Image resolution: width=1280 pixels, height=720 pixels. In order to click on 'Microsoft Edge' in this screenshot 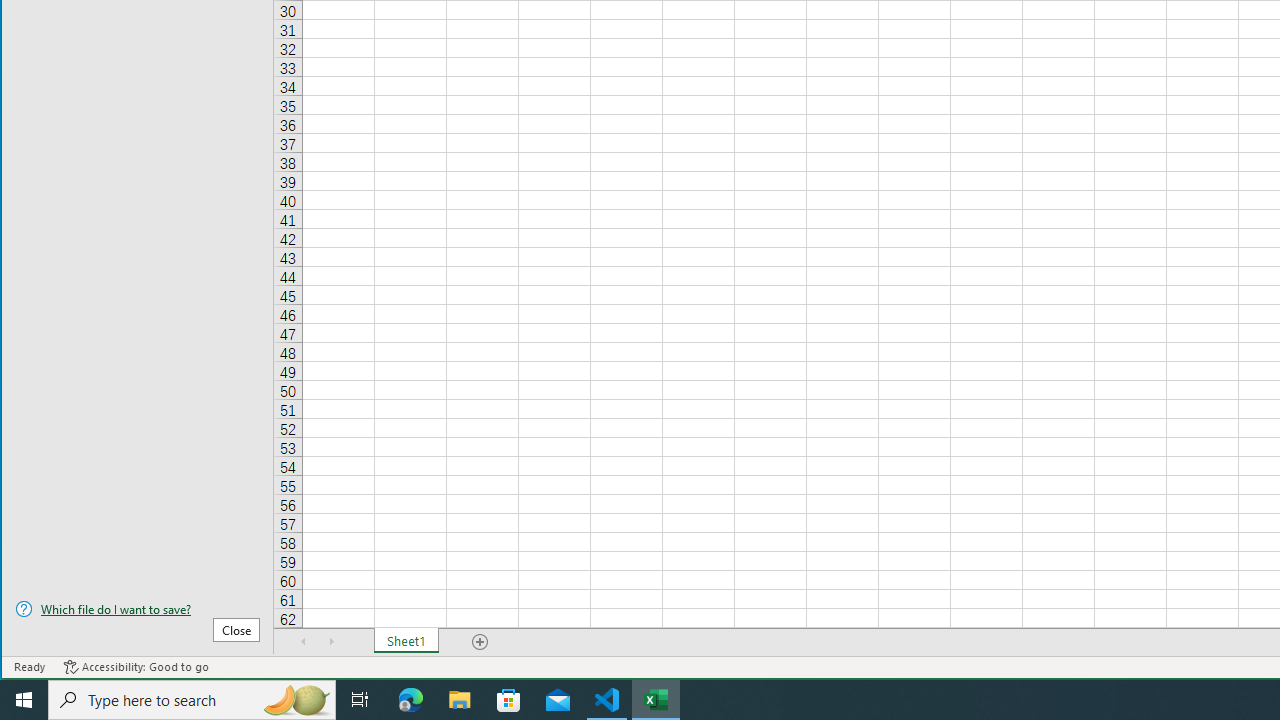, I will do `click(410, 698)`.